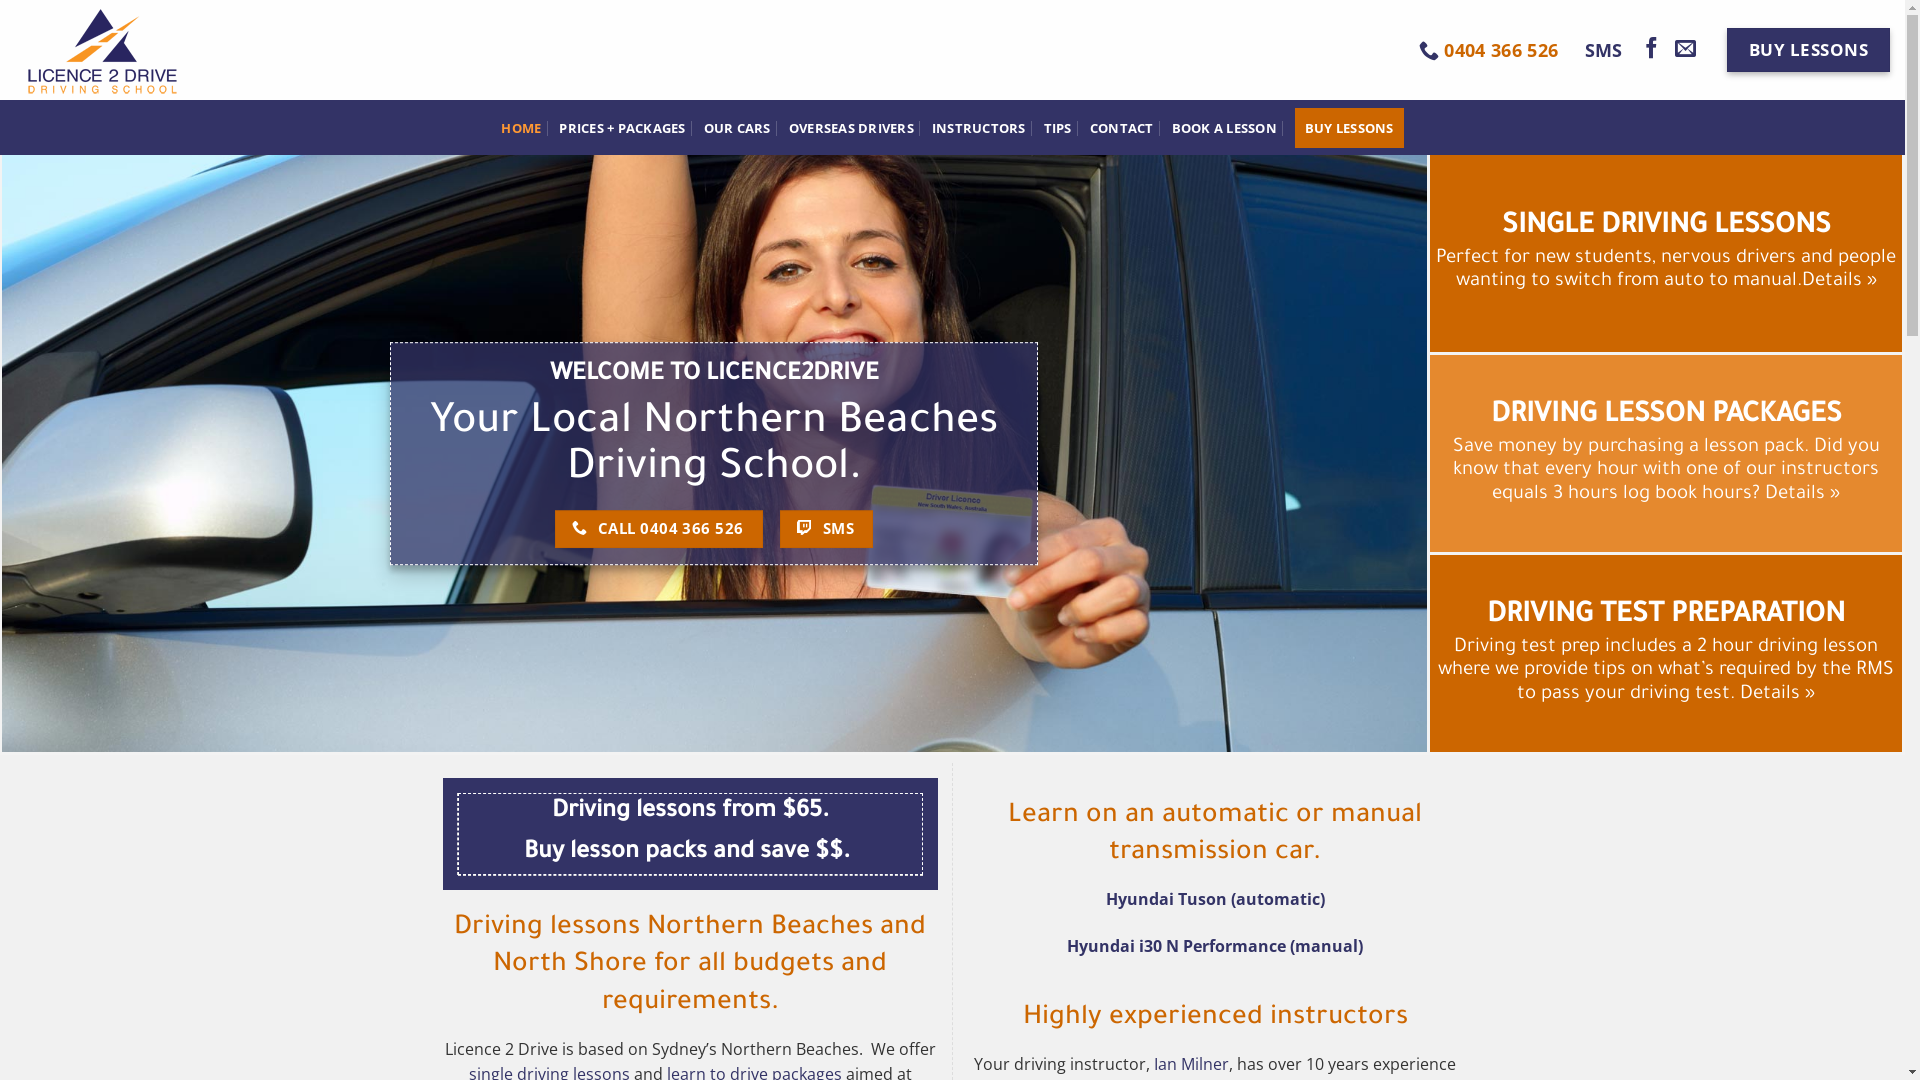 The image size is (1920, 1080). Describe the element at coordinates (1666, 416) in the screenshot. I see `'DRIVING LESSON PACKAGES'` at that location.